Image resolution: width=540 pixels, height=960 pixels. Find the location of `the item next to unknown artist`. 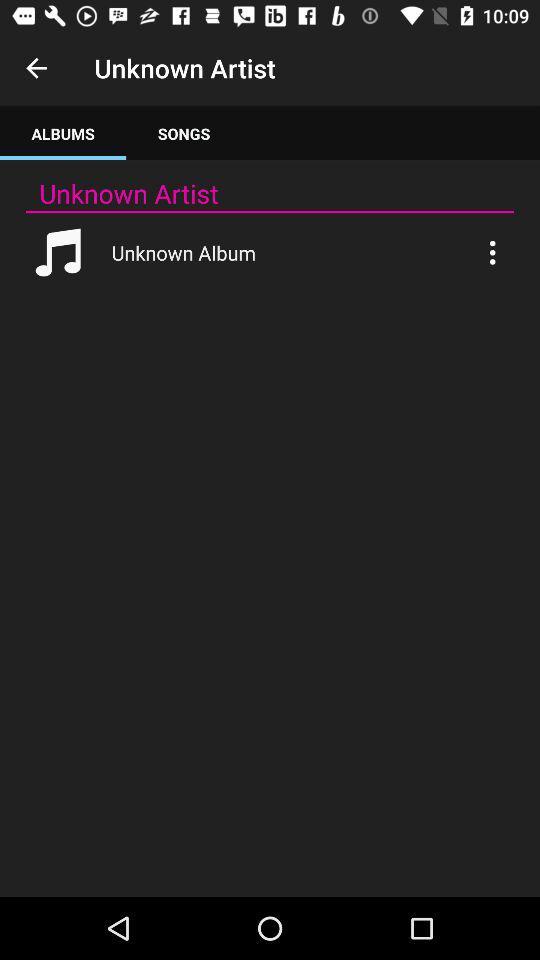

the item next to unknown artist is located at coordinates (36, 68).